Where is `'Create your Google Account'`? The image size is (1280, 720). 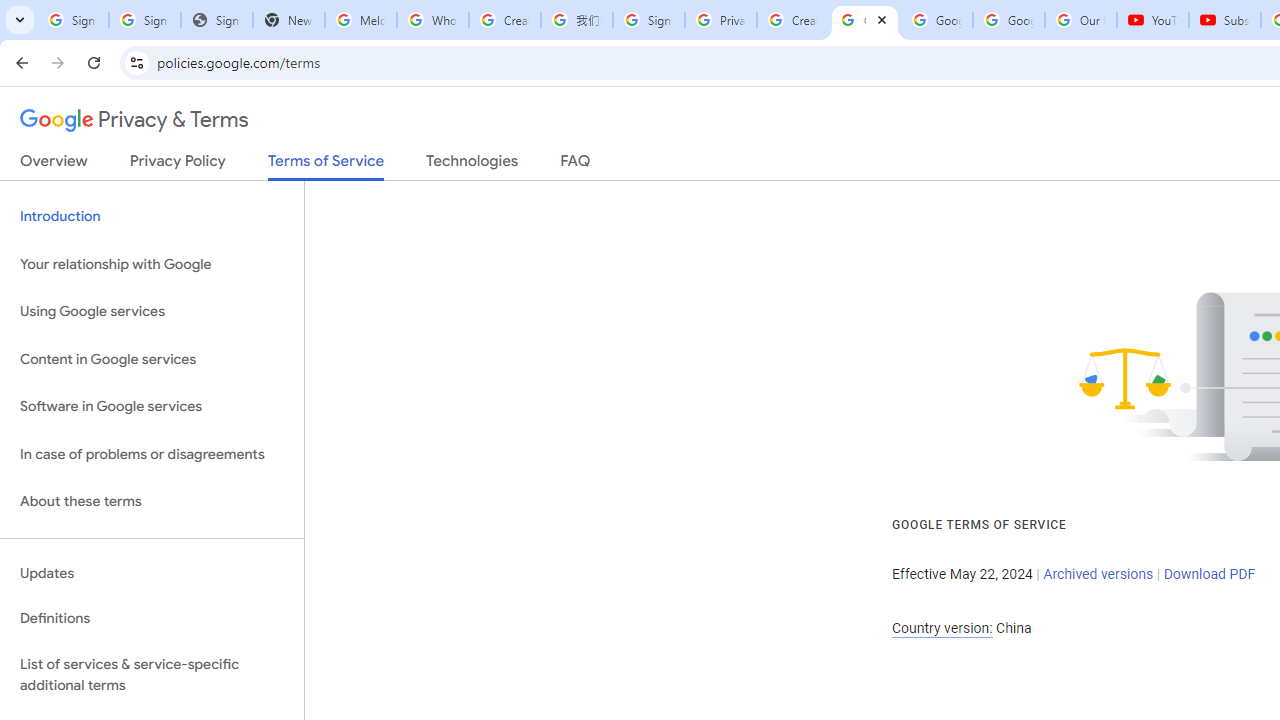 'Create your Google Account' is located at coordinates (791, 20).